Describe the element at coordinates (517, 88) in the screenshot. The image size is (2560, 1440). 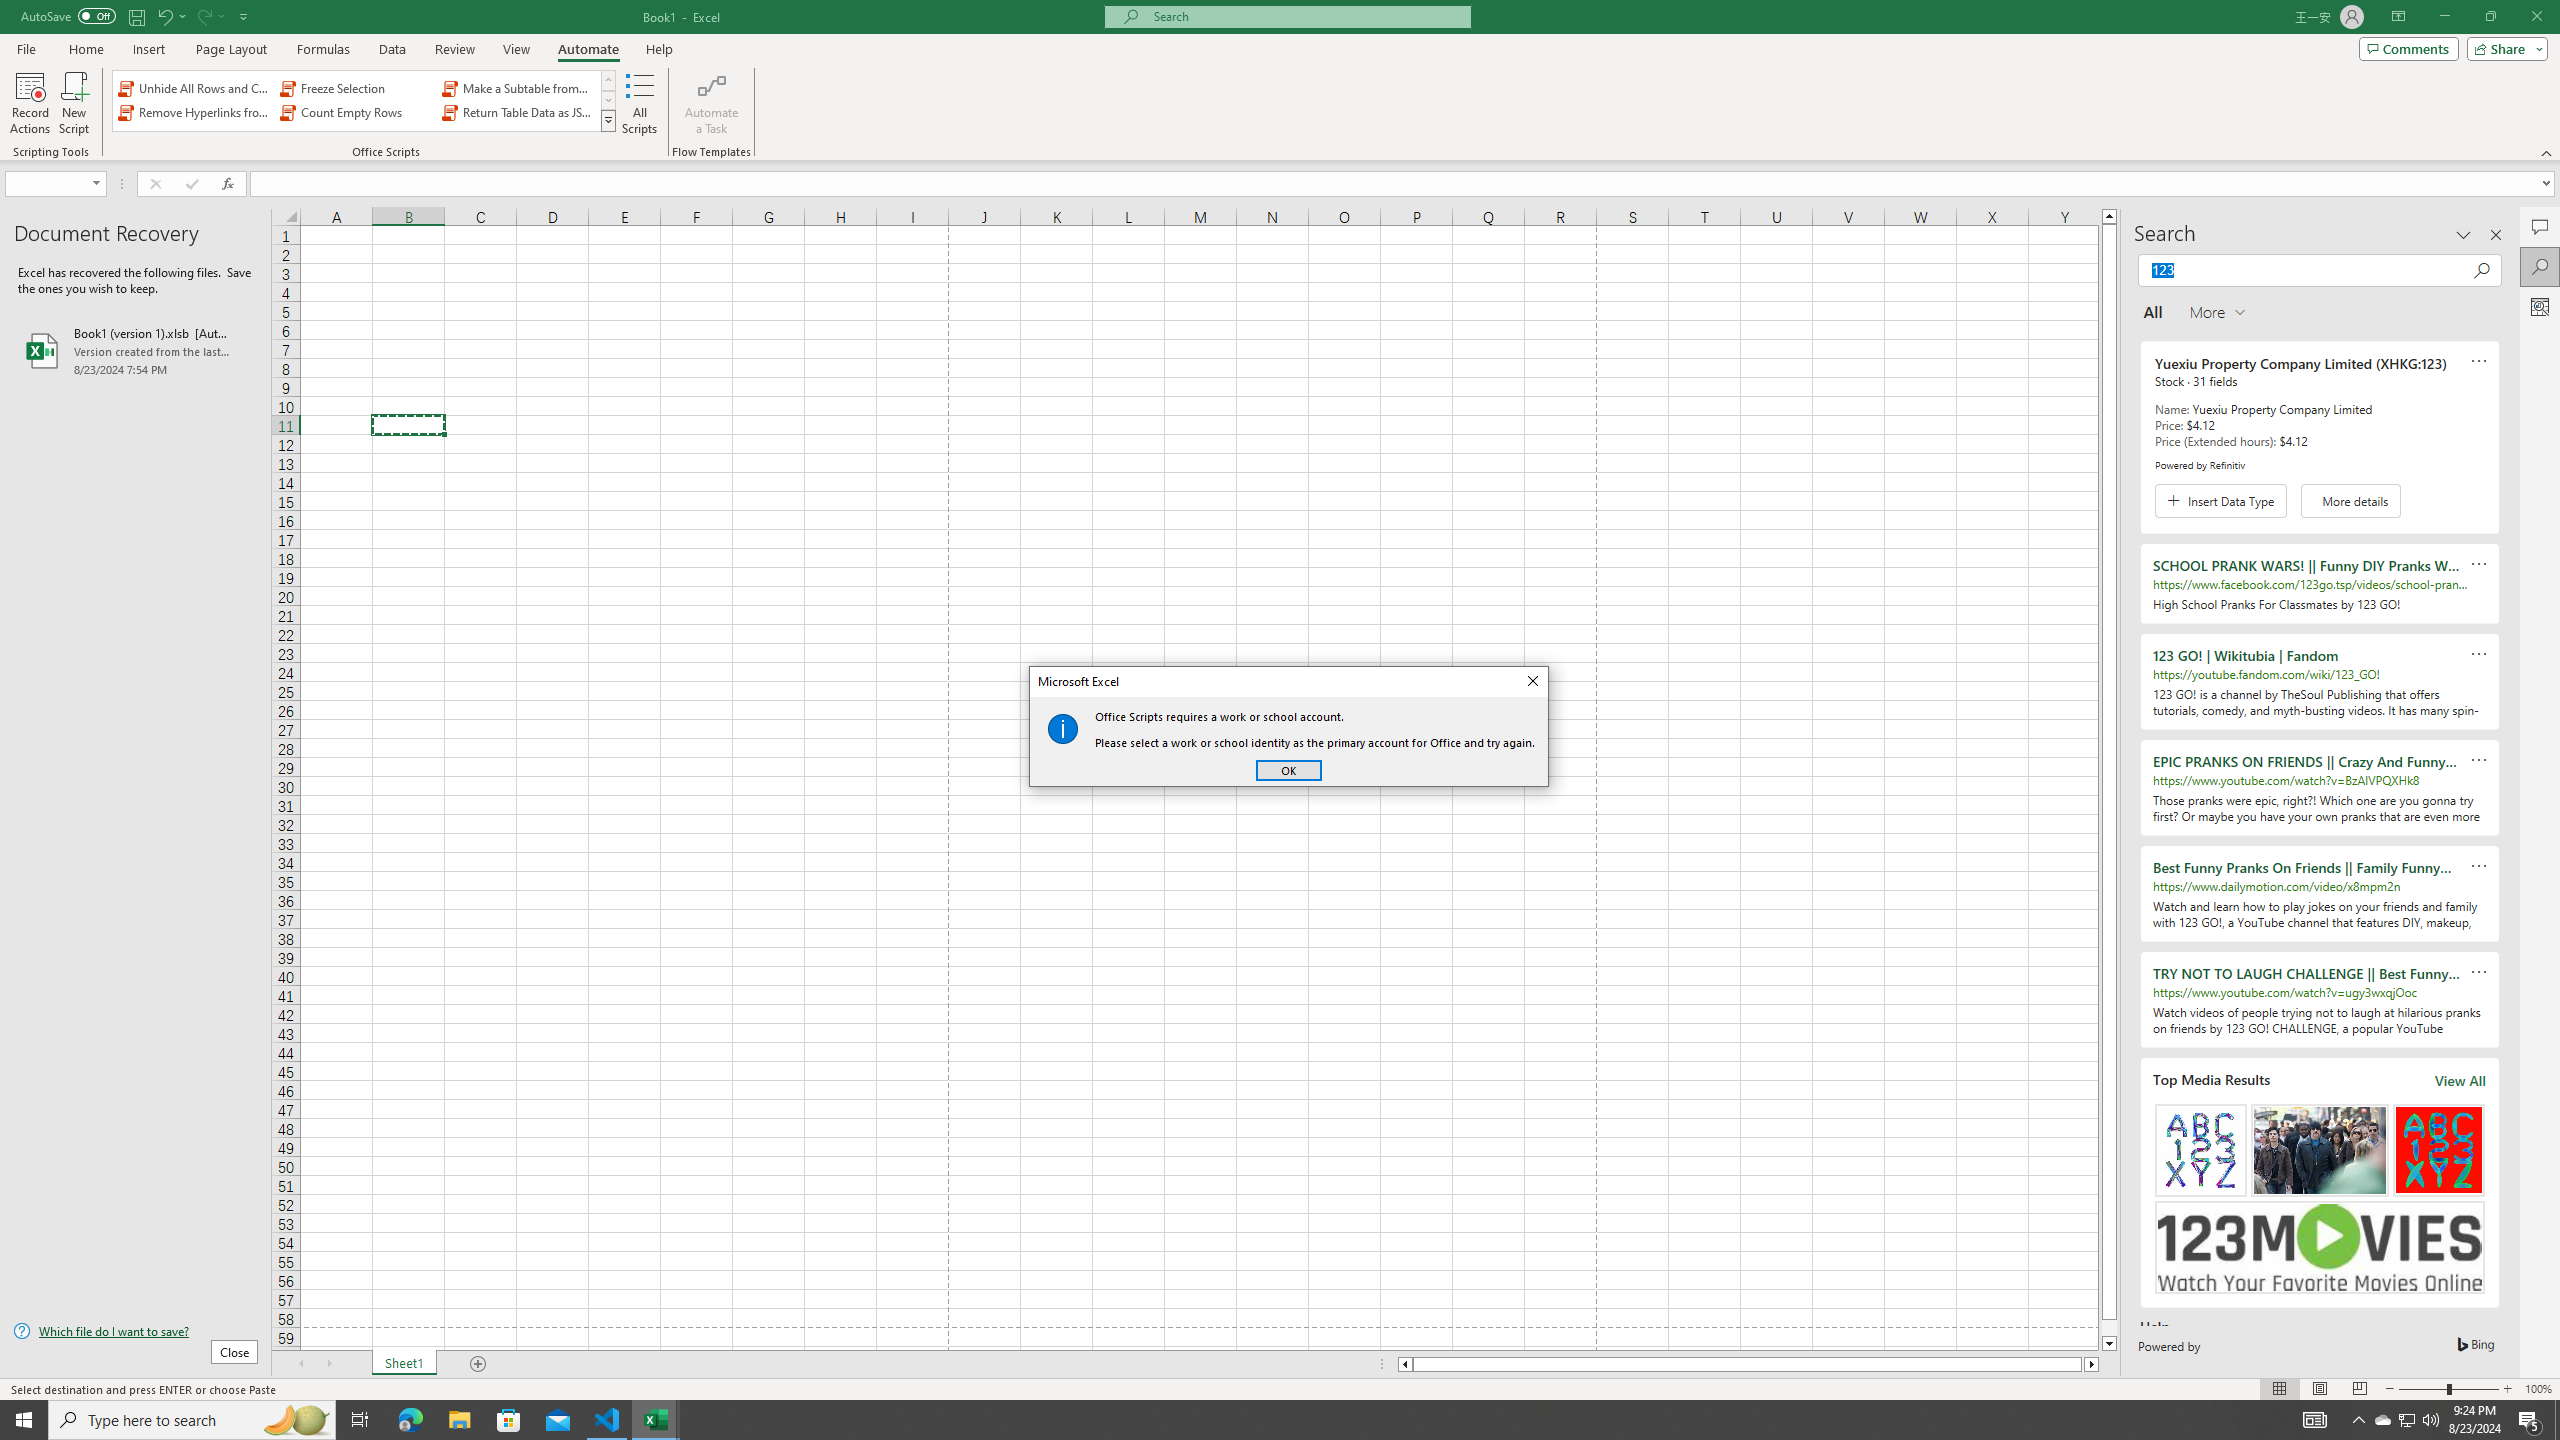
I see `'Make a Subtable from a Selection'` at that location.